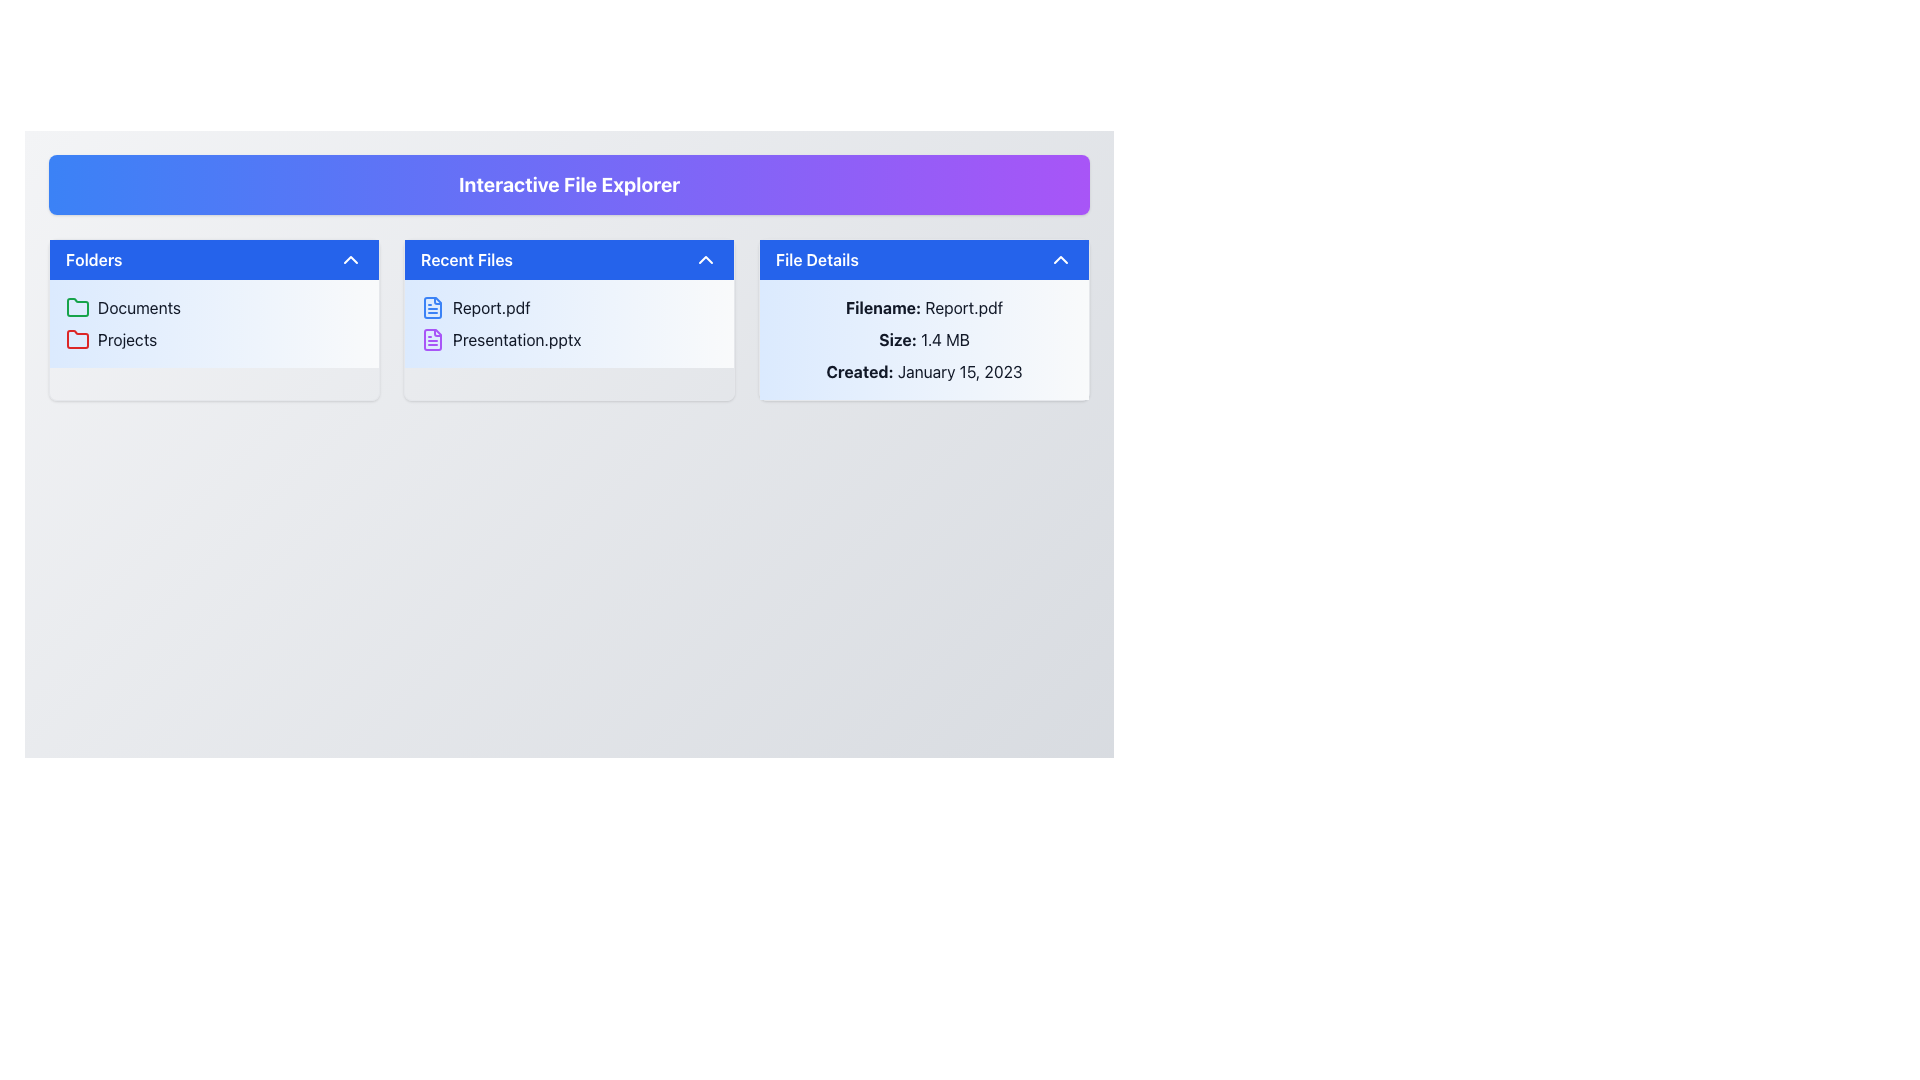  What do you see at coordinates (431, 338) in the screenshot?
I see `the purple file icon resembling a document with horizontal lines and a folded corner, located to the left of the 'Presentation.pptx' text in the 'Recent Files' section` at bounding box center [431, 338].